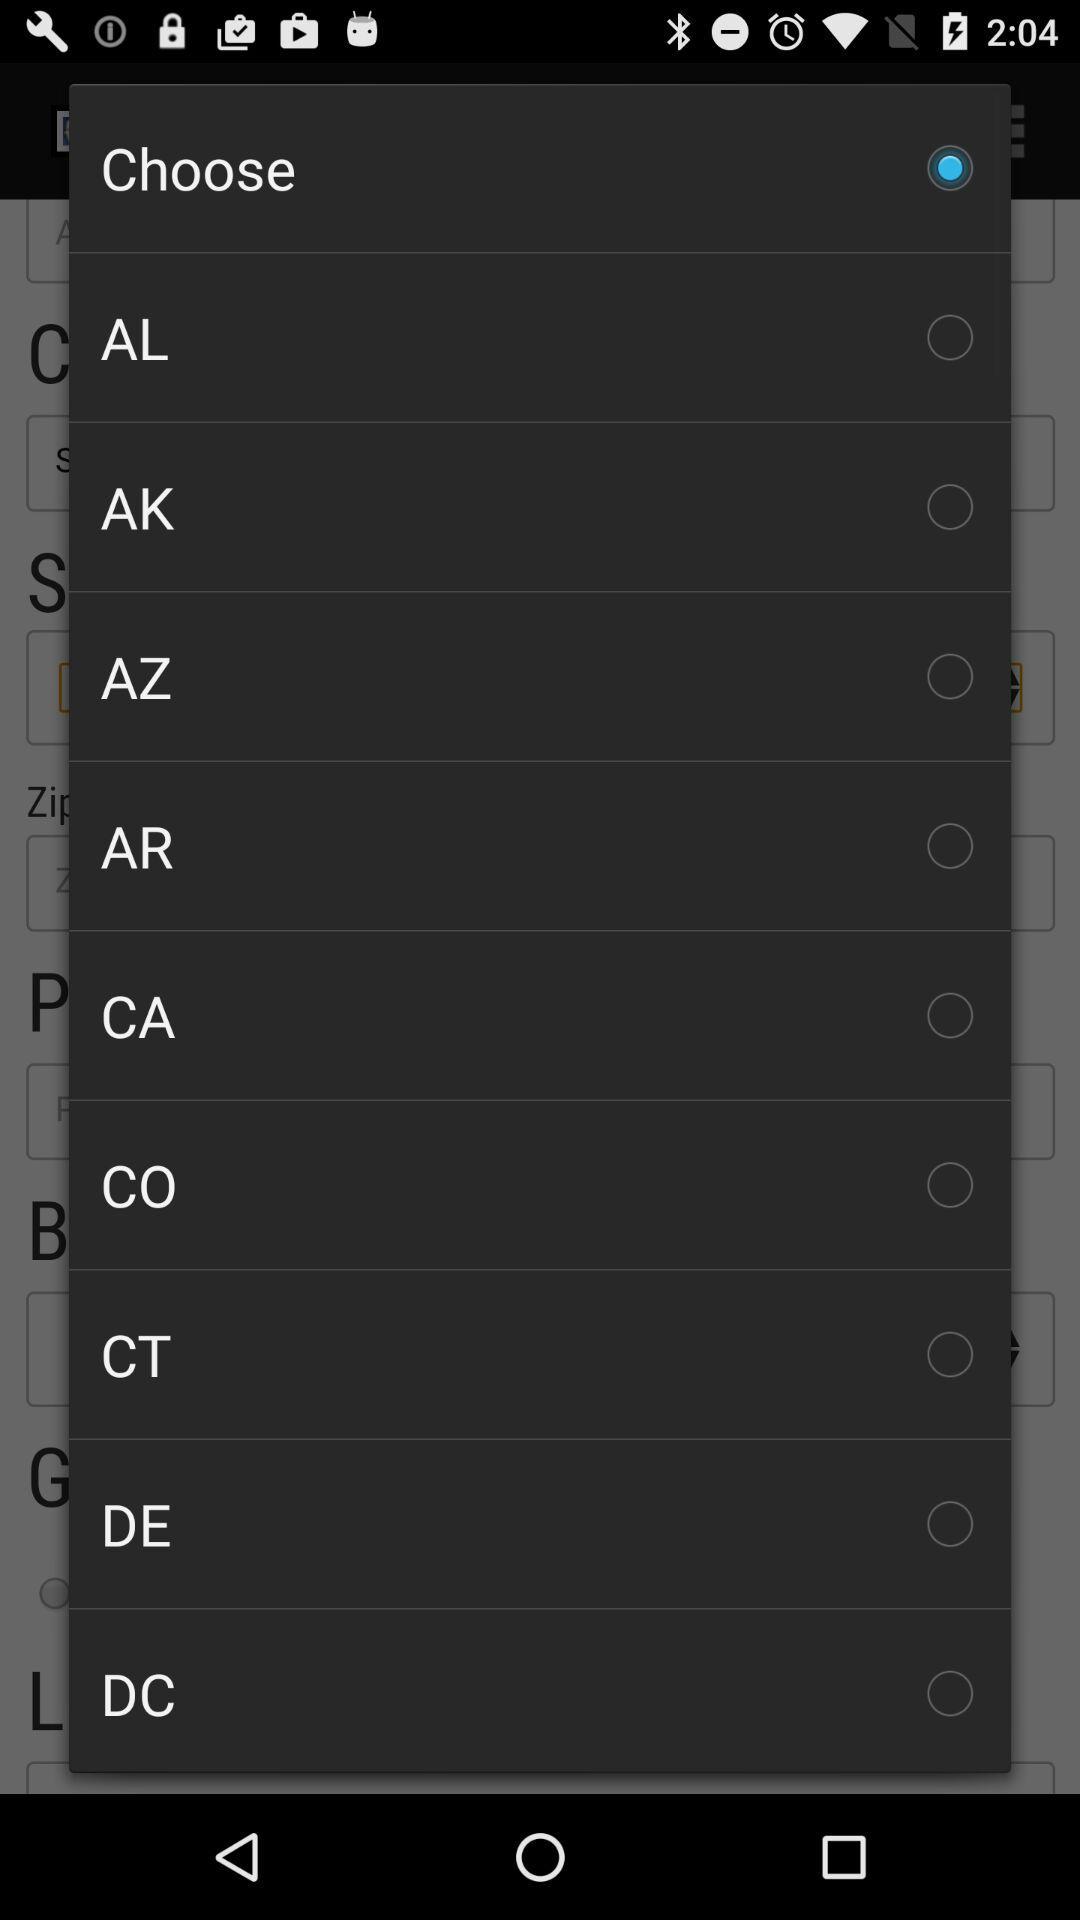 The width and height of the screenshot is (1080, 1920). I want to click on ct checkbox, so click(540, 1354).